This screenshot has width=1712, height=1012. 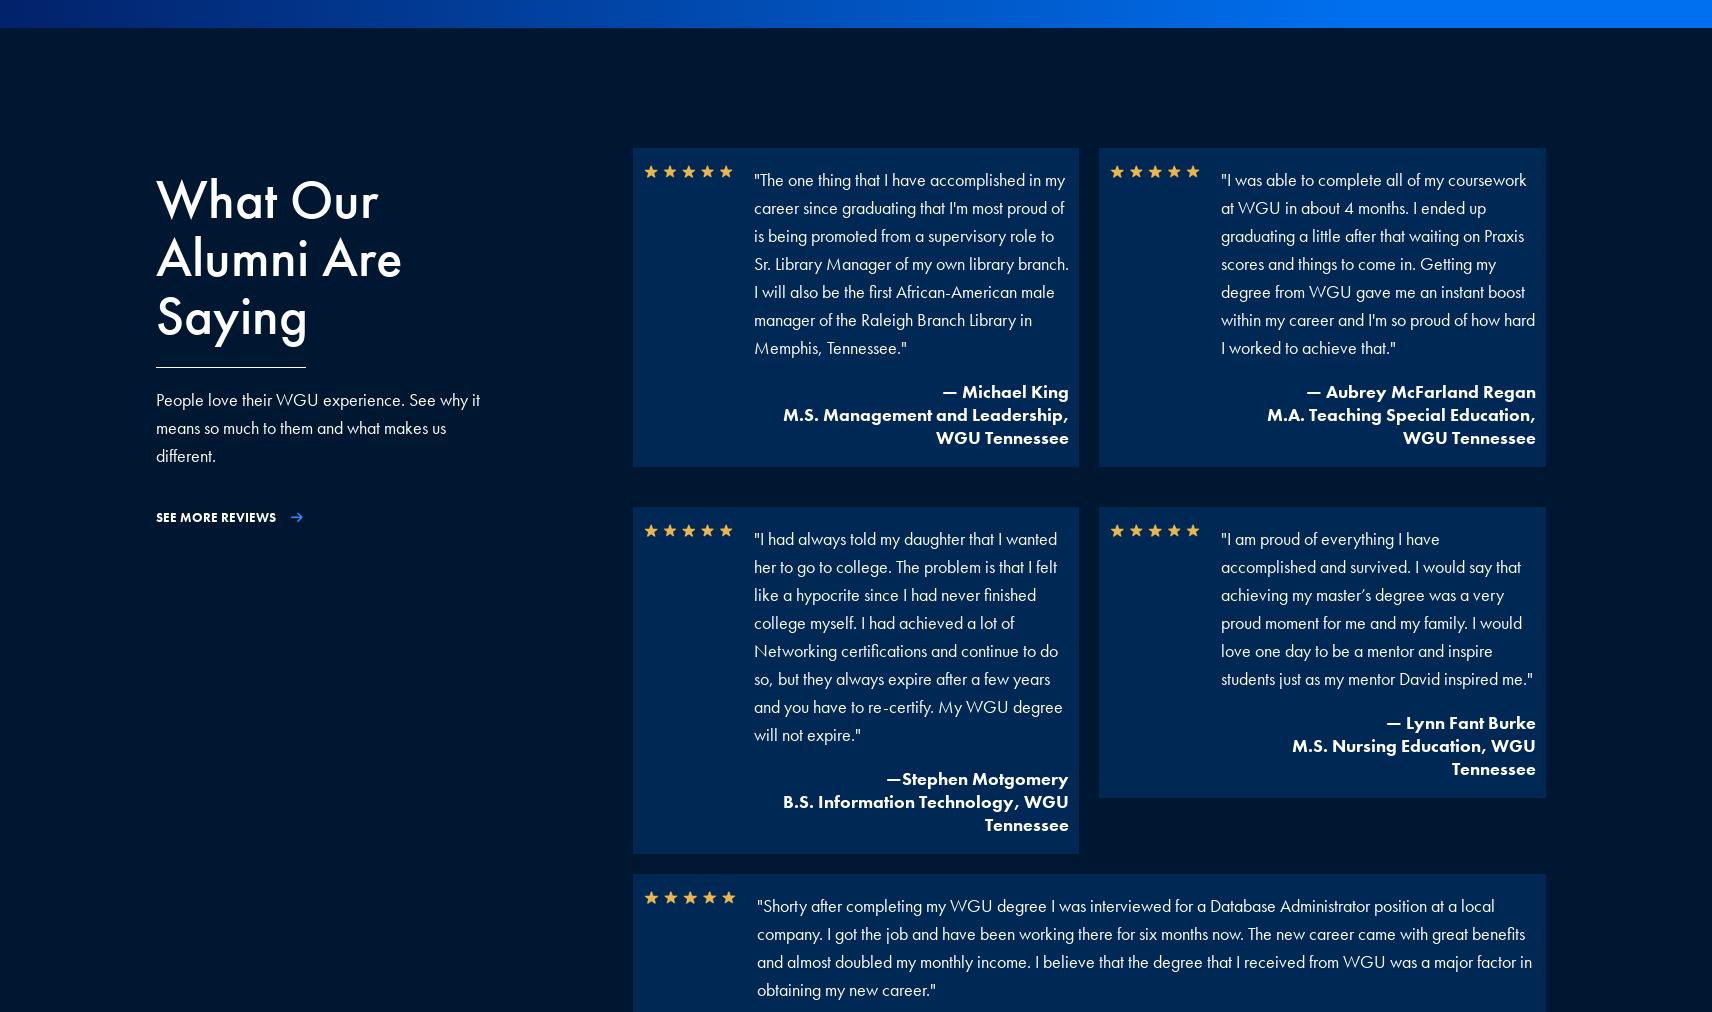 What do you see at coordinates (1266, 425) in the screenshot?
I see `'M.A. Teaching Special Education, WGU Tennessee'` at bounding box center [1266, 425].